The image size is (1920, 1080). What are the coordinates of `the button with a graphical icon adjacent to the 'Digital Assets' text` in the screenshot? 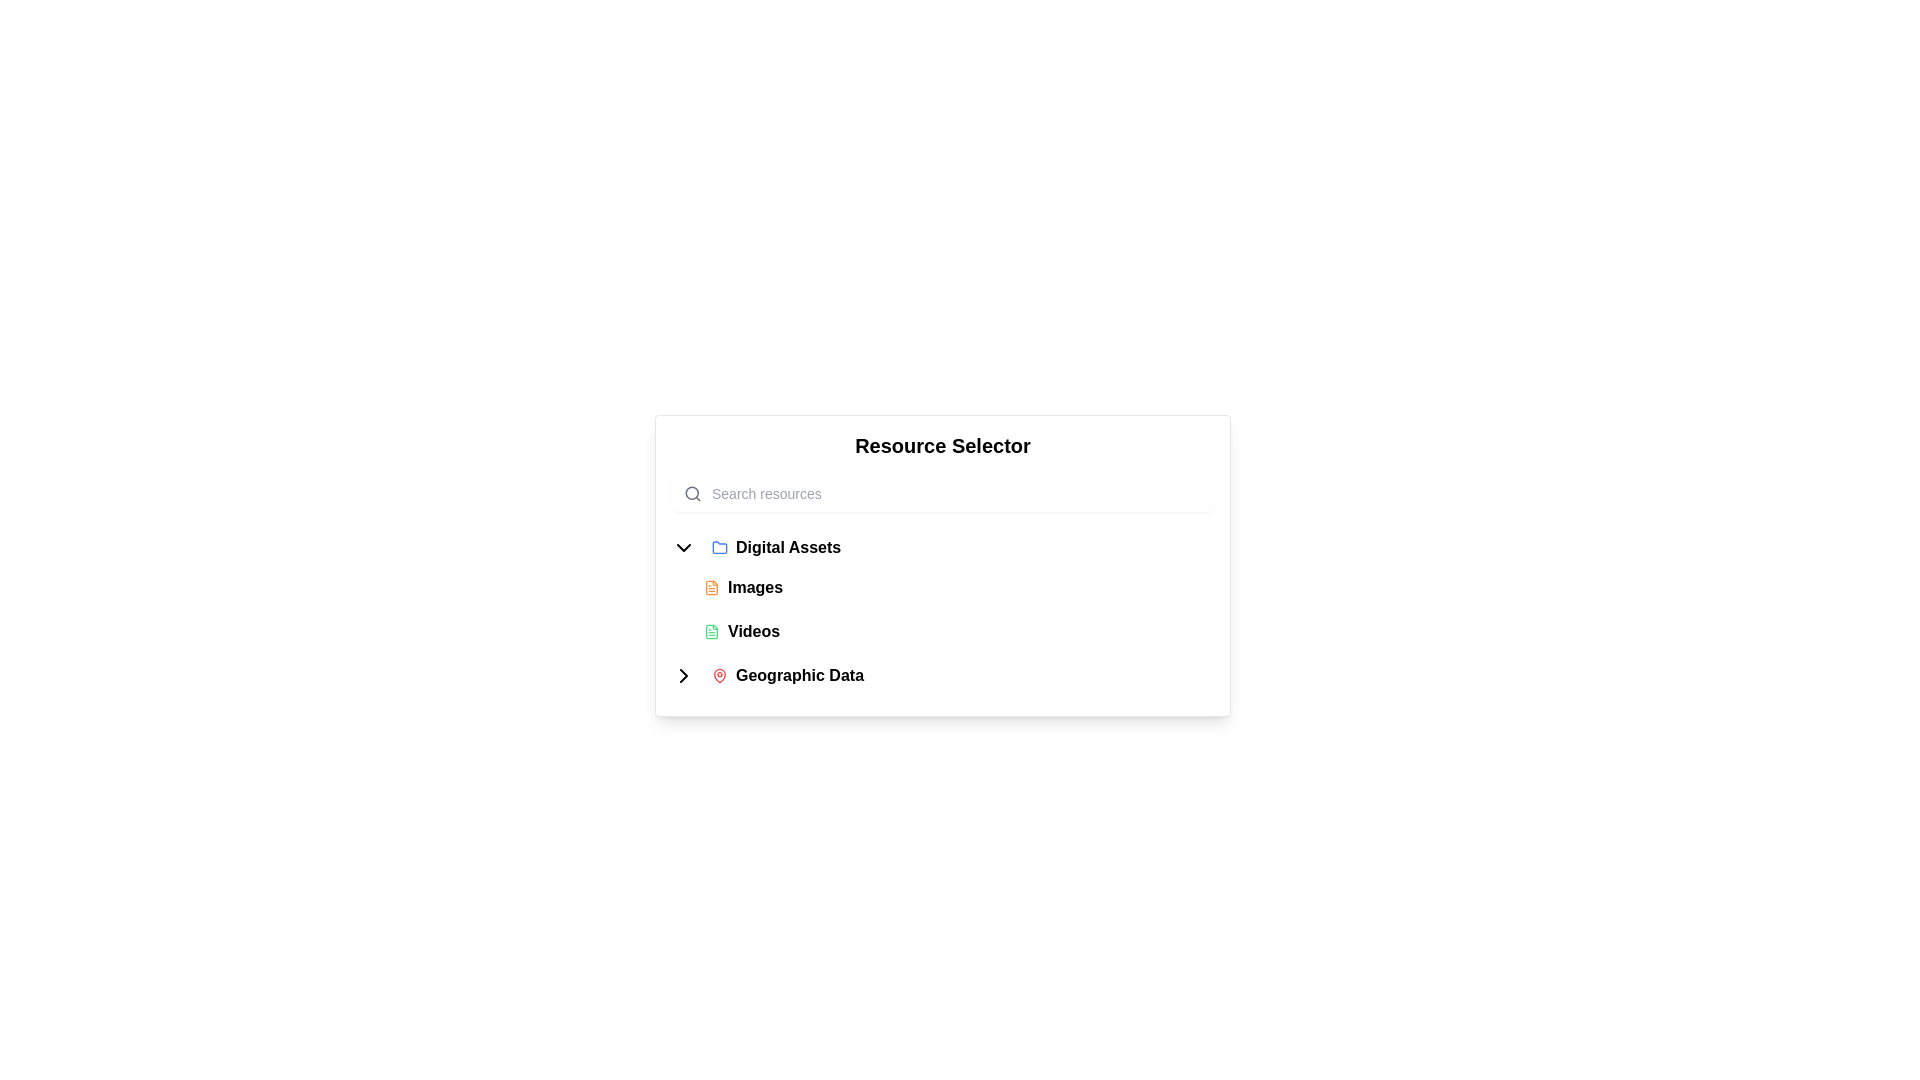 It's located at (684, 547).